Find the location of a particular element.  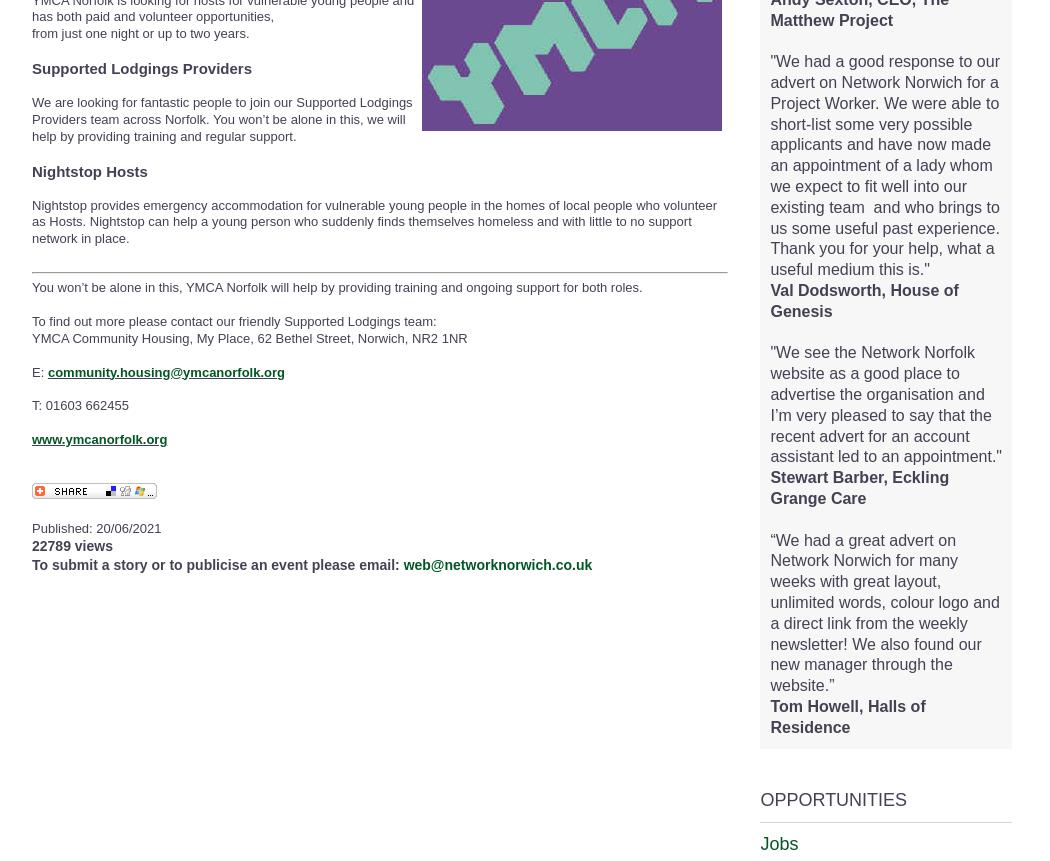

'Tom Howell, Halls of Residence' is located at coordinates (769, 715).